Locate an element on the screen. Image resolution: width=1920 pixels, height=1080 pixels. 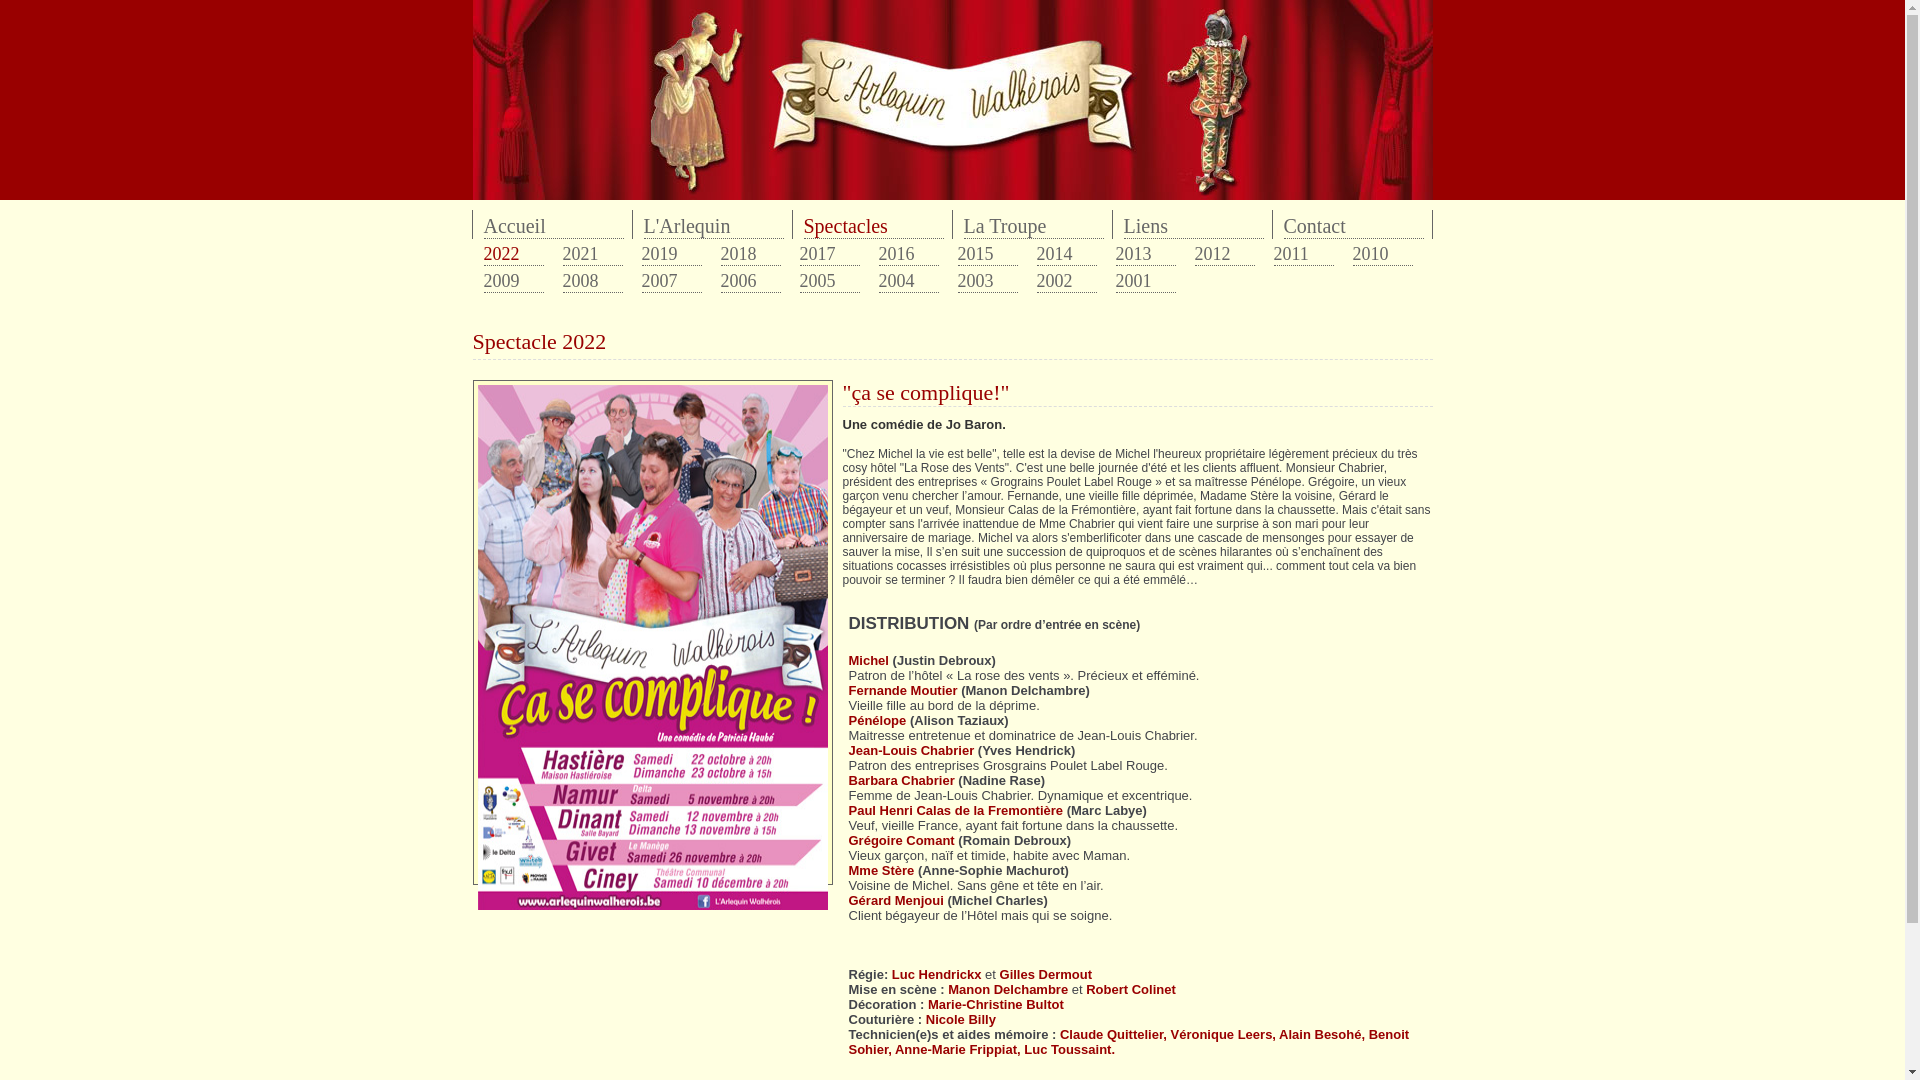
'2014' is located at coordinates (1064, 253).